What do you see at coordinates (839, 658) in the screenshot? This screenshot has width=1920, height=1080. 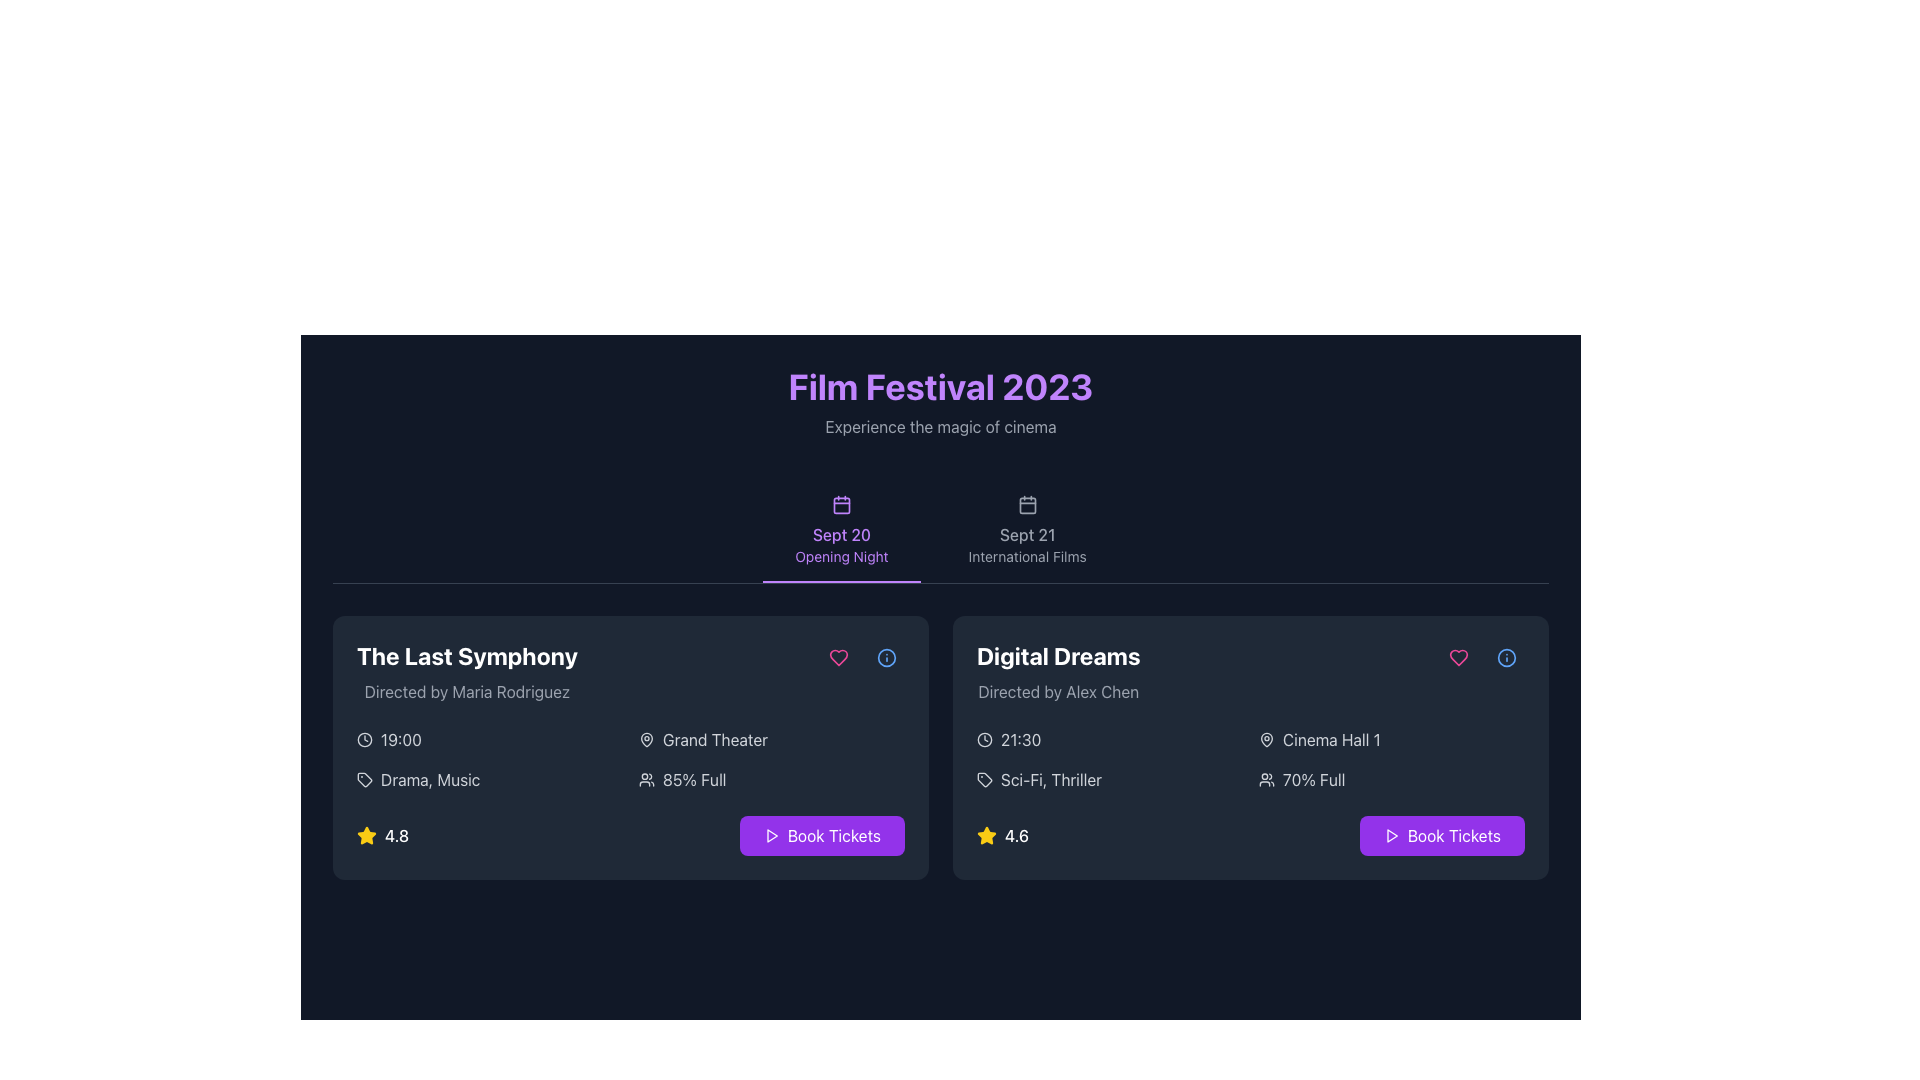 I see `the heart-shaped icon representing the 'like' or 'favorite' action, located to the right of the text 'Digital Dreams' and above the 'Book Tickets' button` at bounding box center [839, 658].